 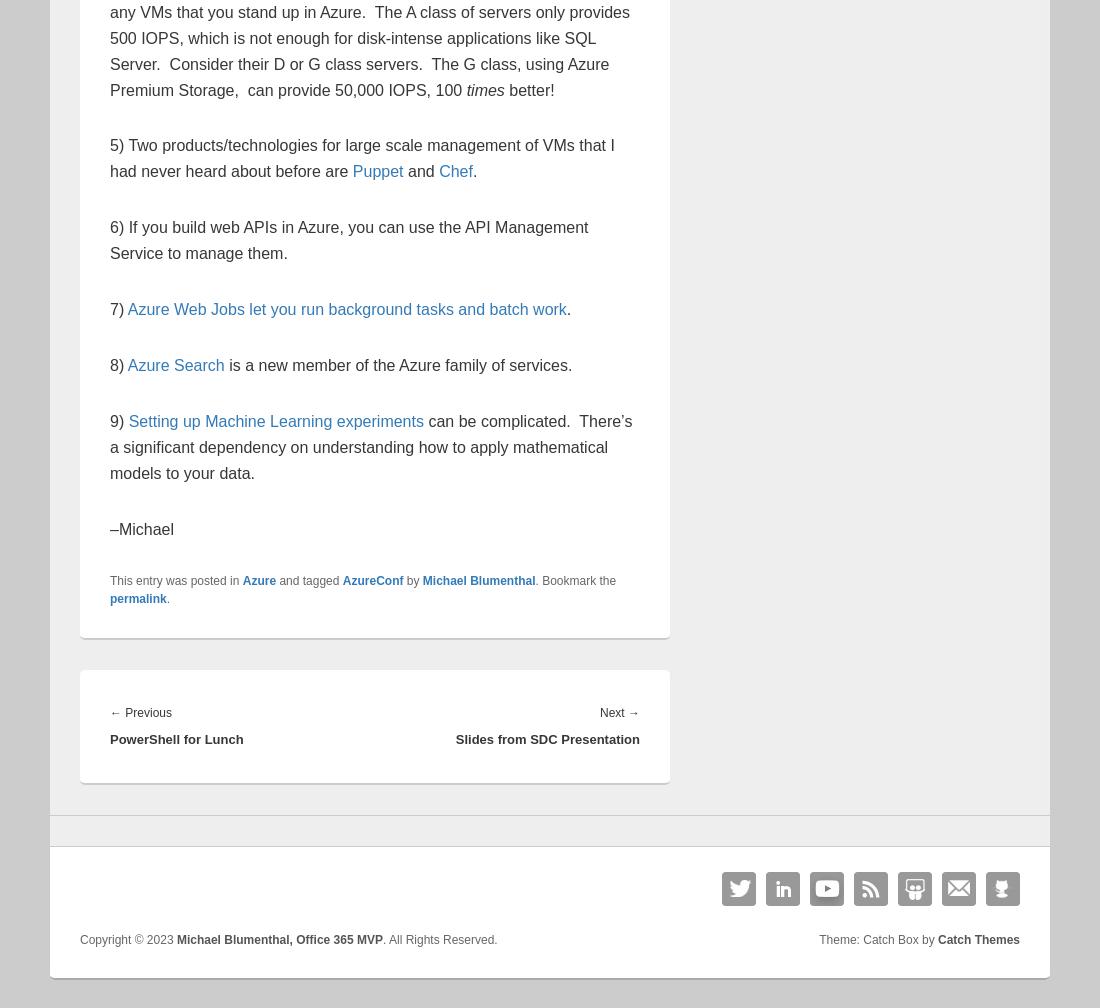 What do you see at coordinates (174, 364) in the screenshot?
I see `'Azure Search'` at bounding box center [174, 364].